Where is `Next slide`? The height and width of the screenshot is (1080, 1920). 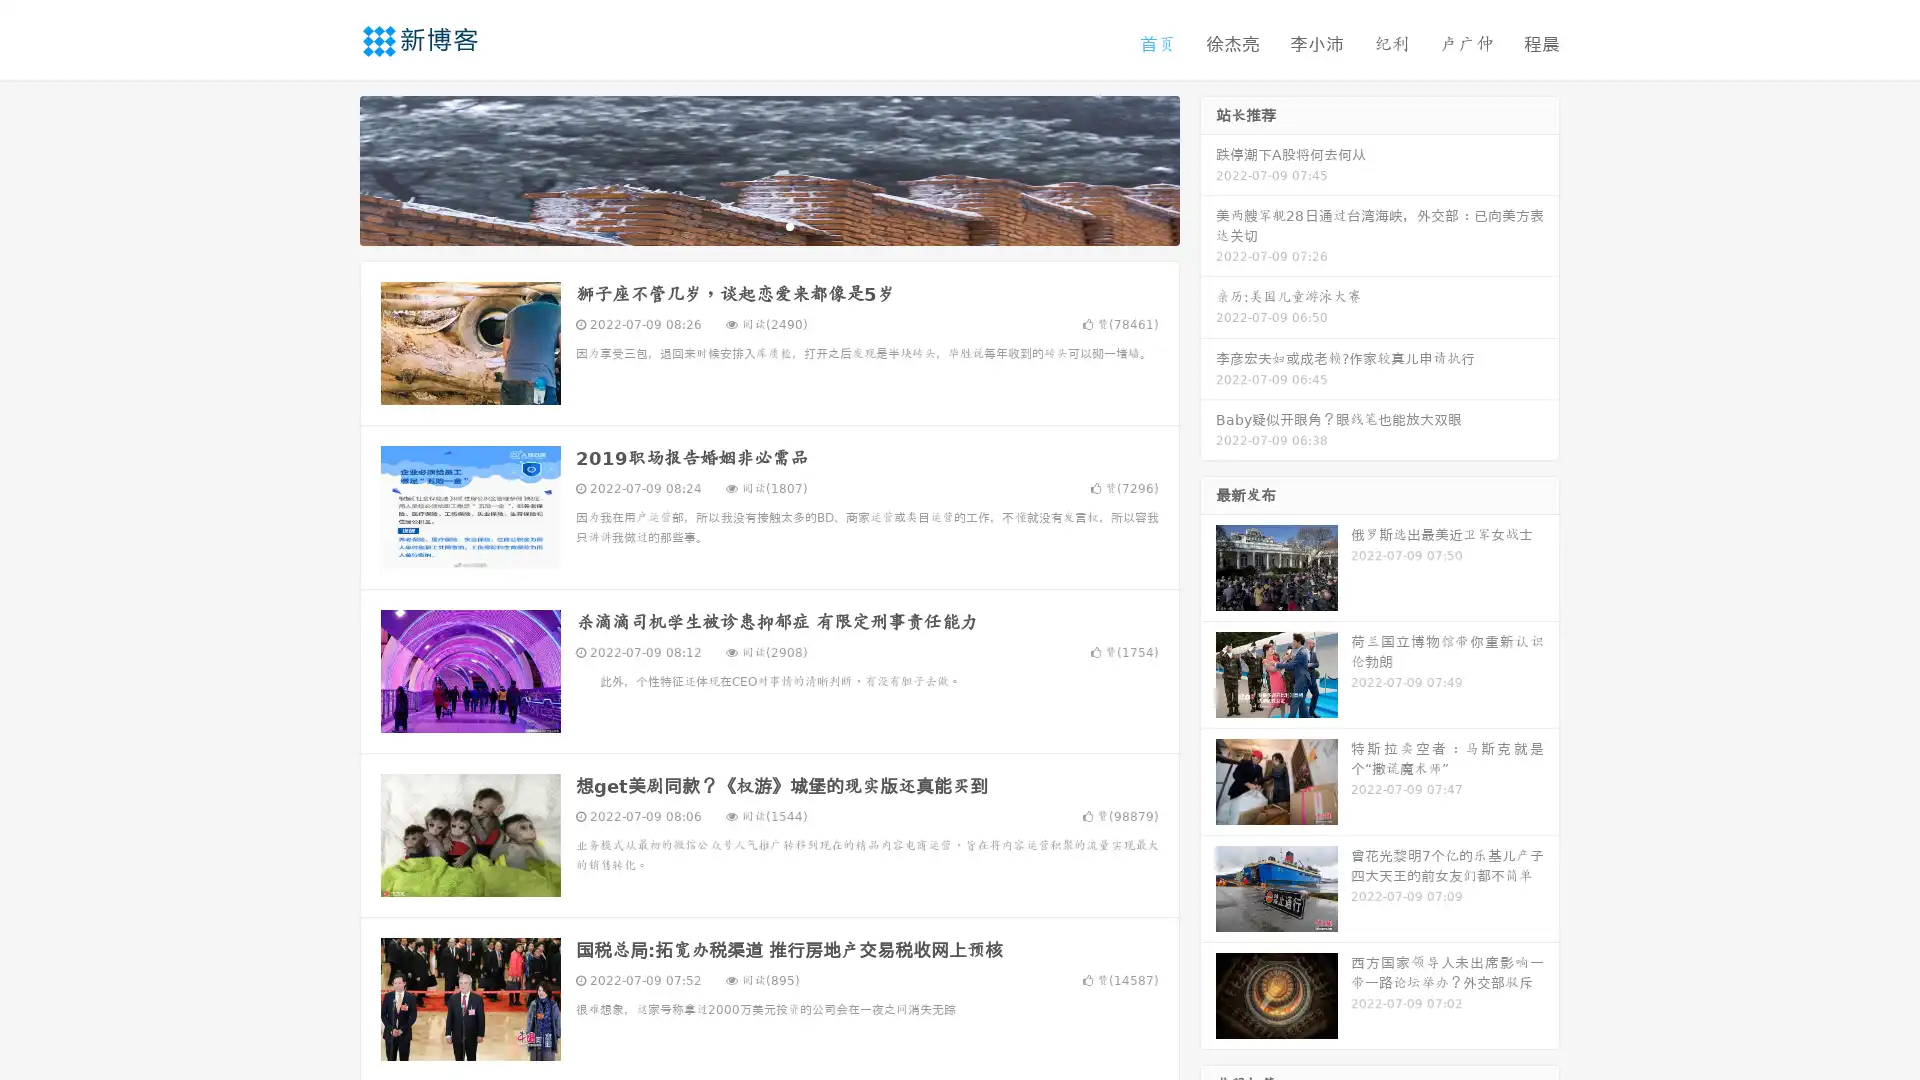 Next slide is located at coordinates (1208, 168).